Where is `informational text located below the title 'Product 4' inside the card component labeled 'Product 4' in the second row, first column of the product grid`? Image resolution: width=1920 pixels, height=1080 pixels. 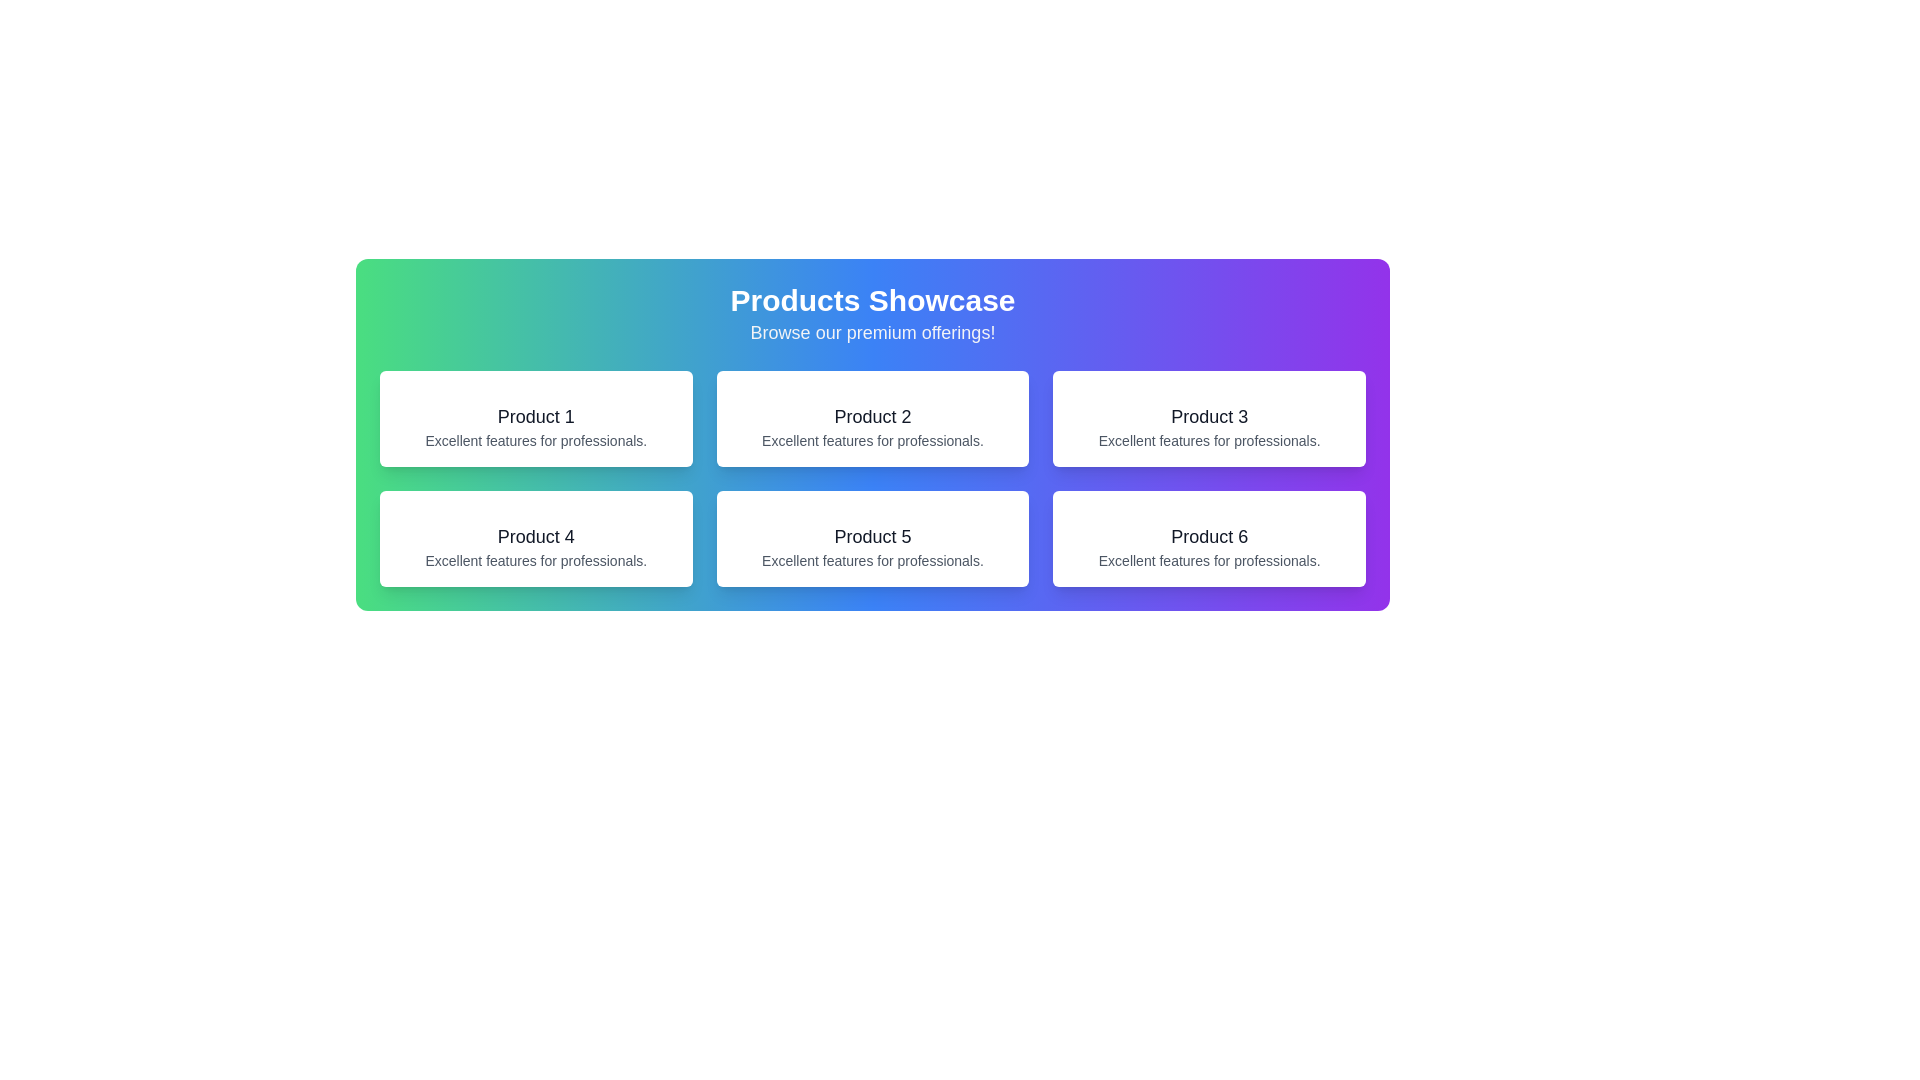 informational text located below the title 'Product 4' inside the card component labeled 'Product 4' in the second row, first column of the product grid is located at coordinates (536, 560).